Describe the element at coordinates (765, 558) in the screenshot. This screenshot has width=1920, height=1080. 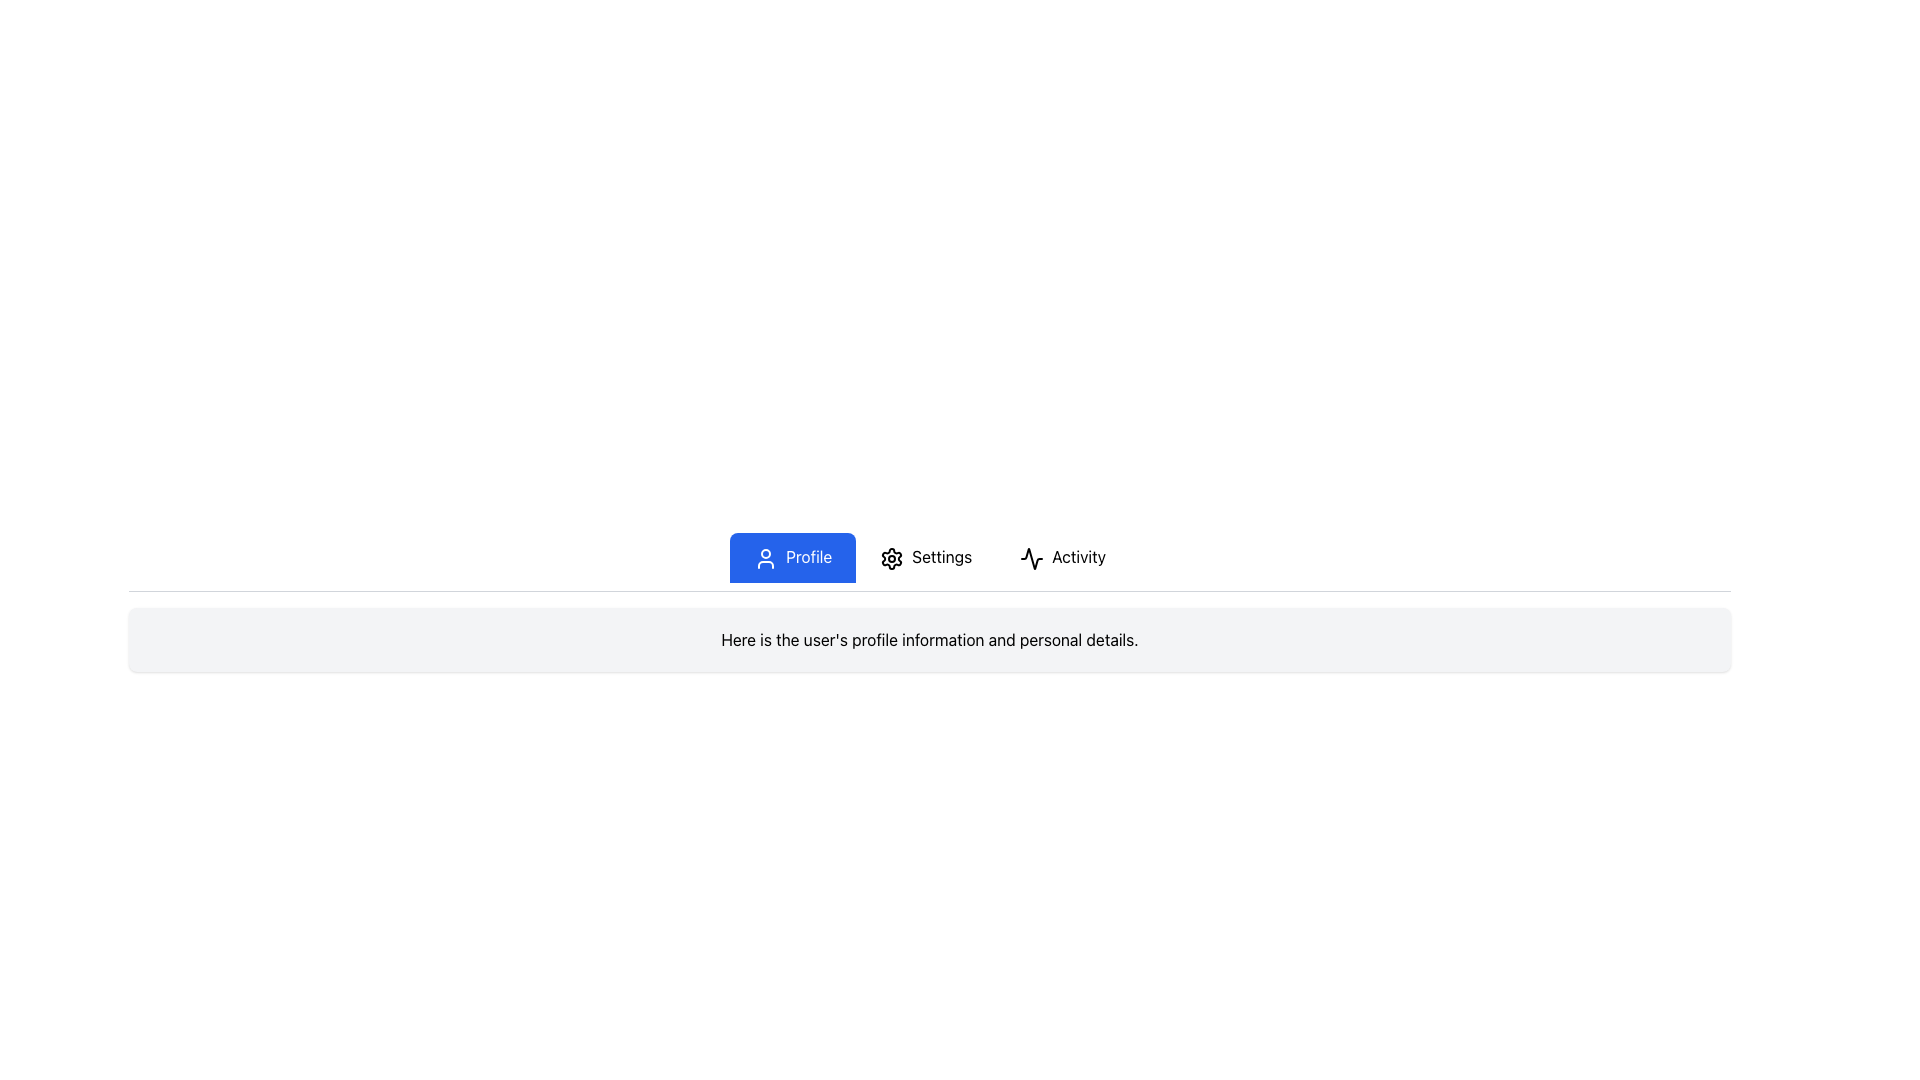
I see `the user profile icon within the blue button labeled 'Profile'` at that location.